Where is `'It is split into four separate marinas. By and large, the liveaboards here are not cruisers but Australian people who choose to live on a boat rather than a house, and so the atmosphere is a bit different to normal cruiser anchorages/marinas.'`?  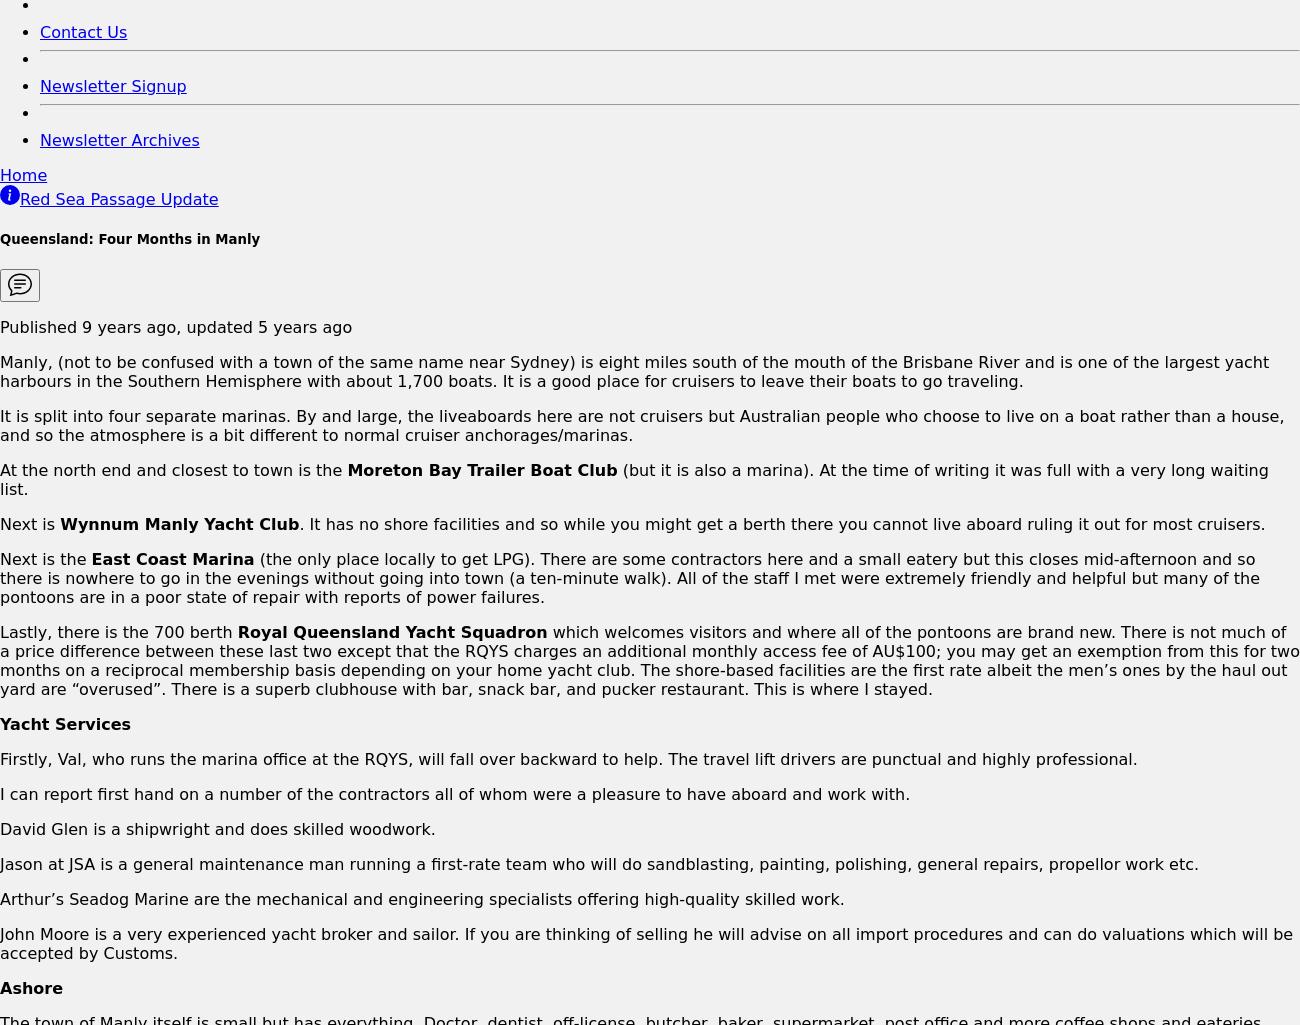
'It is split into four separate marinas. By and large, the liveaboards here are not cruisers but Australian people who choose to live on a boat rather than a house, and so the atmosphere is a bit different to normal cruiser anchorages/marinas.' is located at coordinates (641, 423).